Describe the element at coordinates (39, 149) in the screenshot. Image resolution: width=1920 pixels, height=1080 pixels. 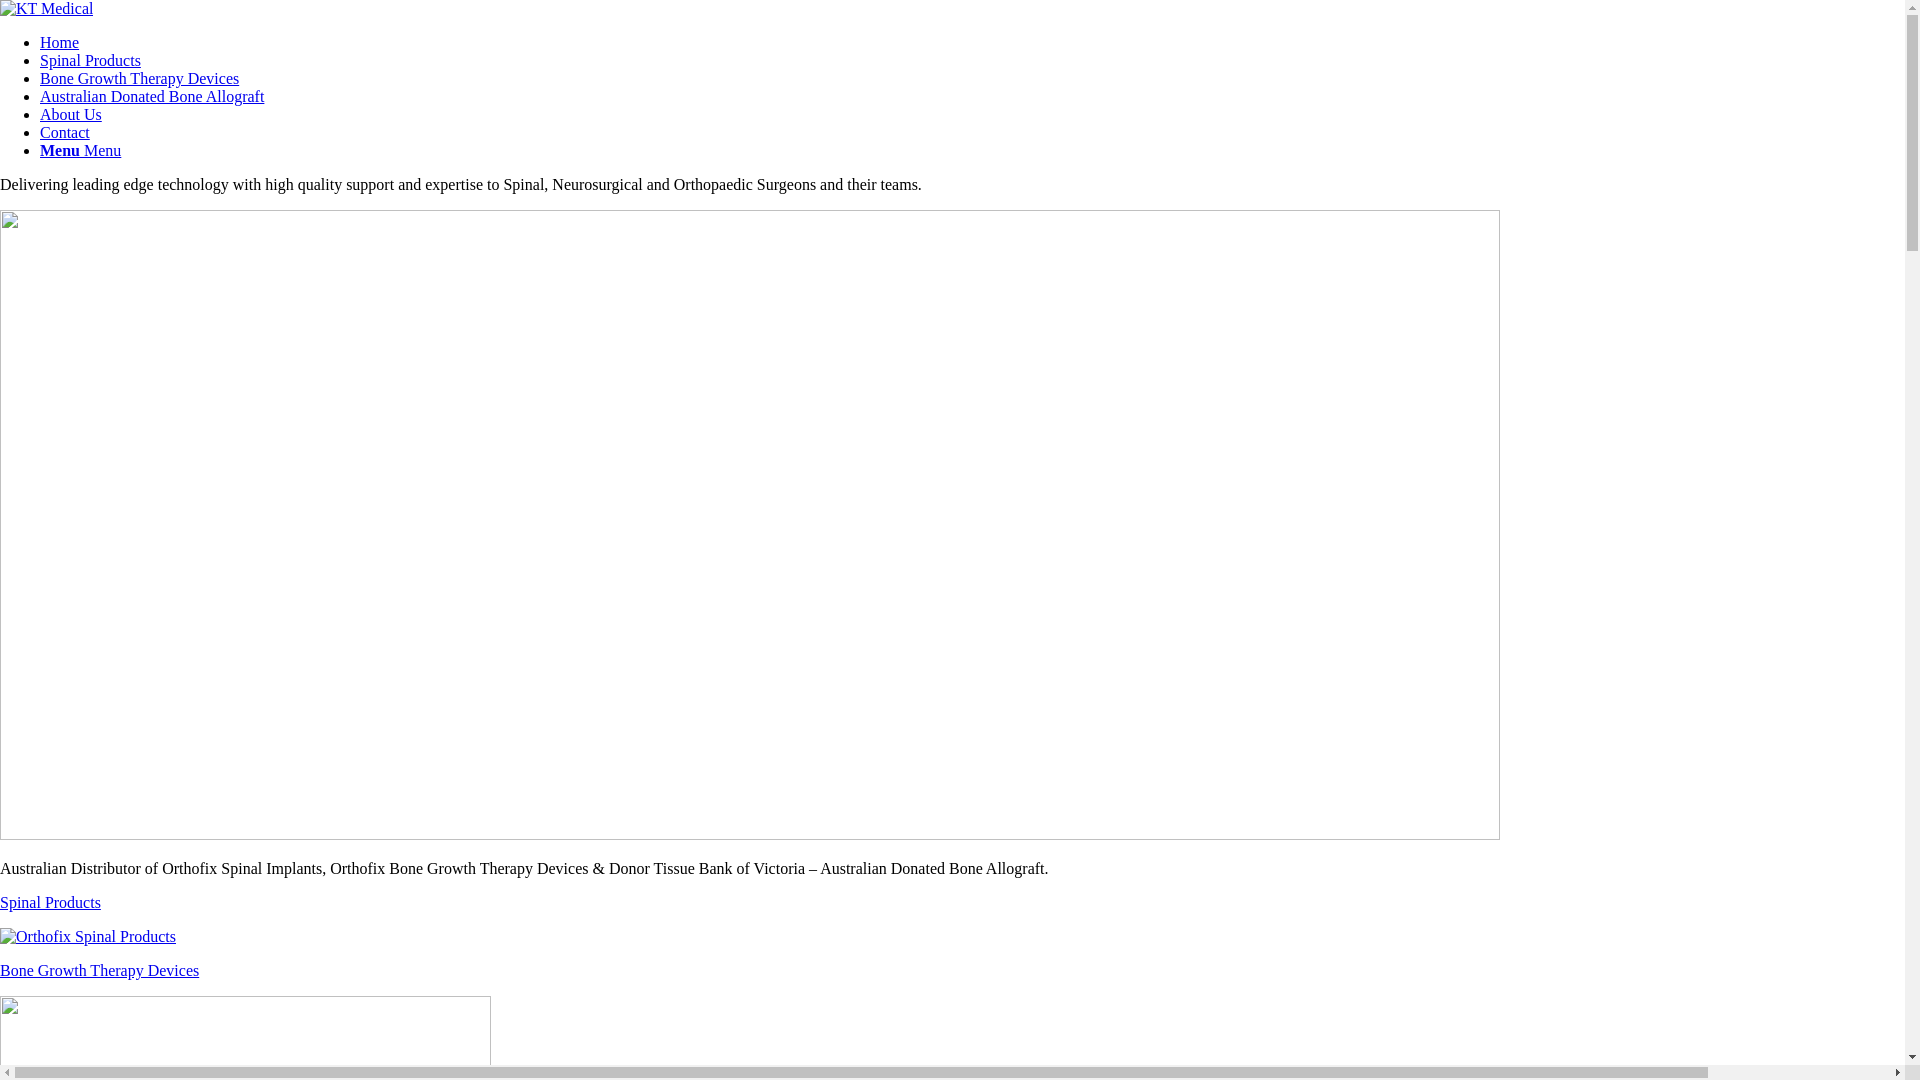
I see `'Menu Menu'` at that location.